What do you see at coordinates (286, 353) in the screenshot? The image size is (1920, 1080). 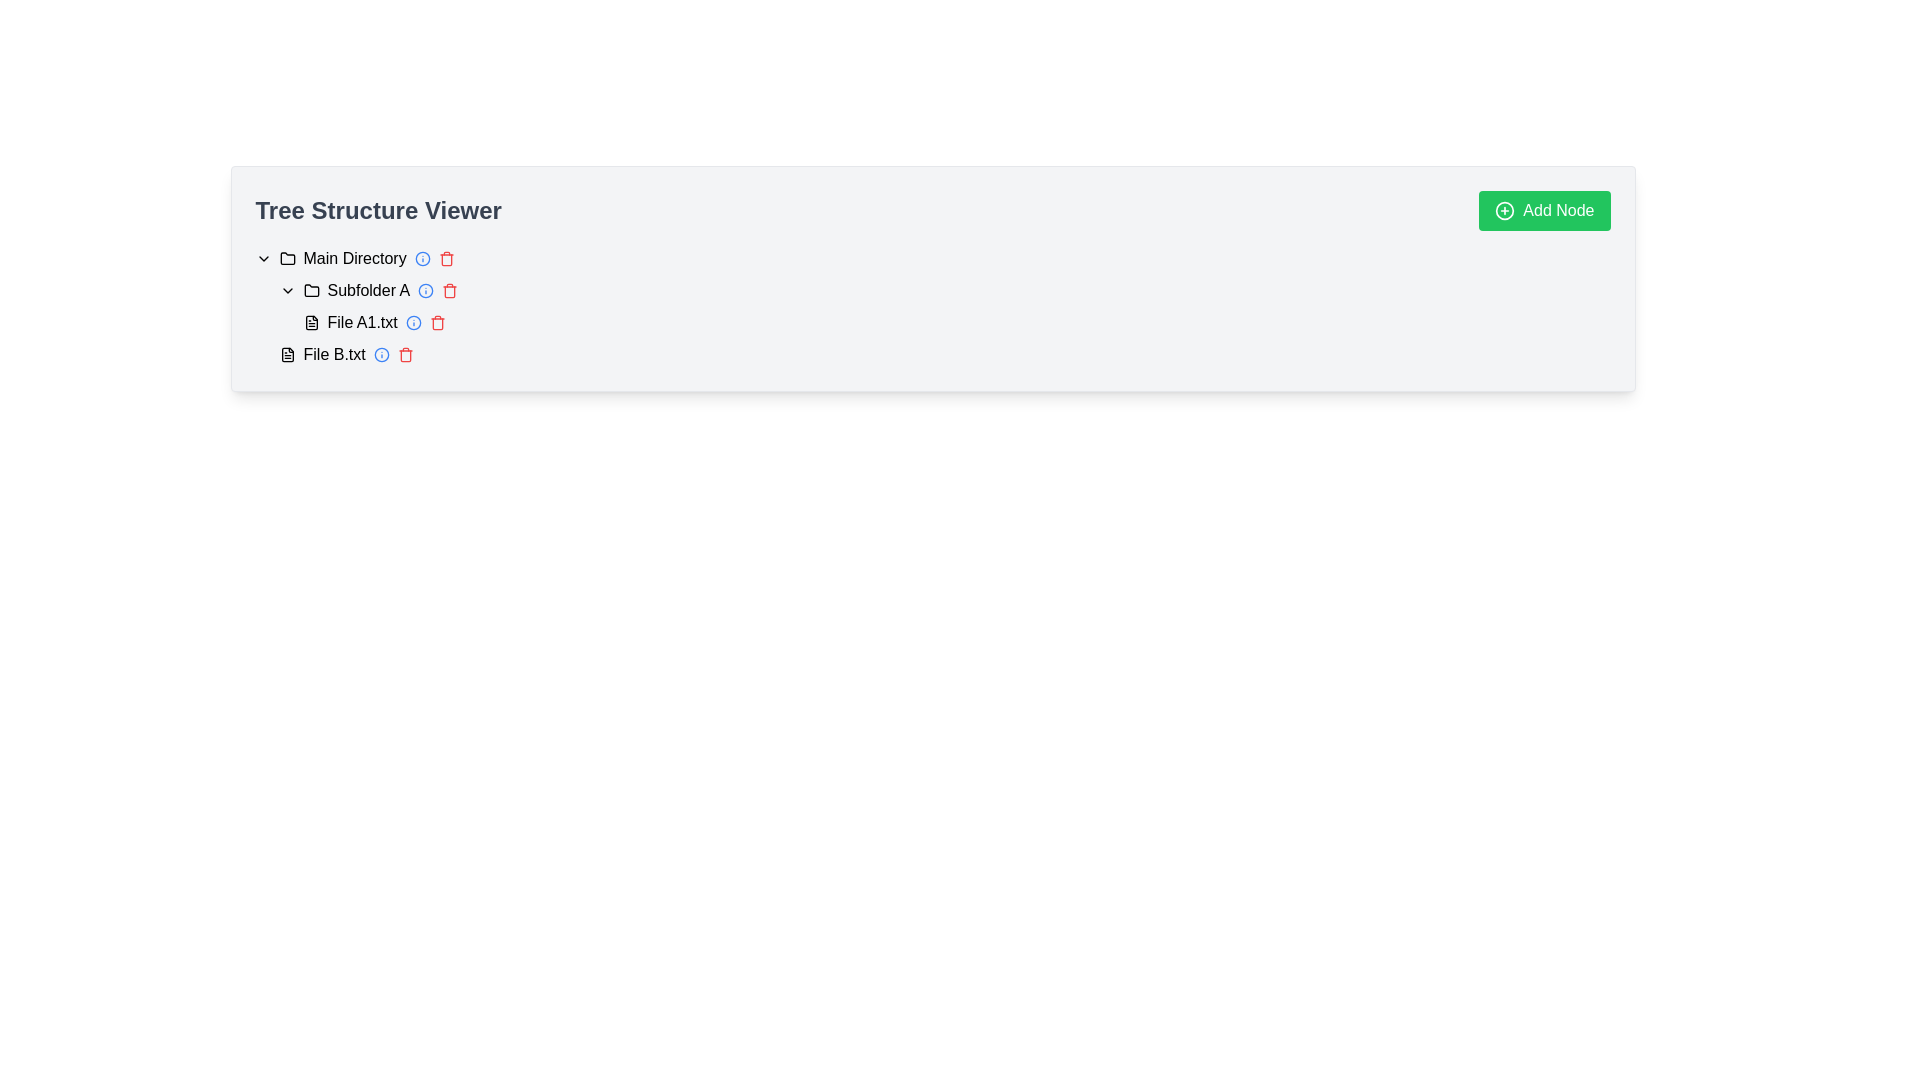 I see `the file icon that resembles a piece of paper with text, located to the left of the filename 'File B.txt' in the tree structure viewer` at bounding box center [286, 353].